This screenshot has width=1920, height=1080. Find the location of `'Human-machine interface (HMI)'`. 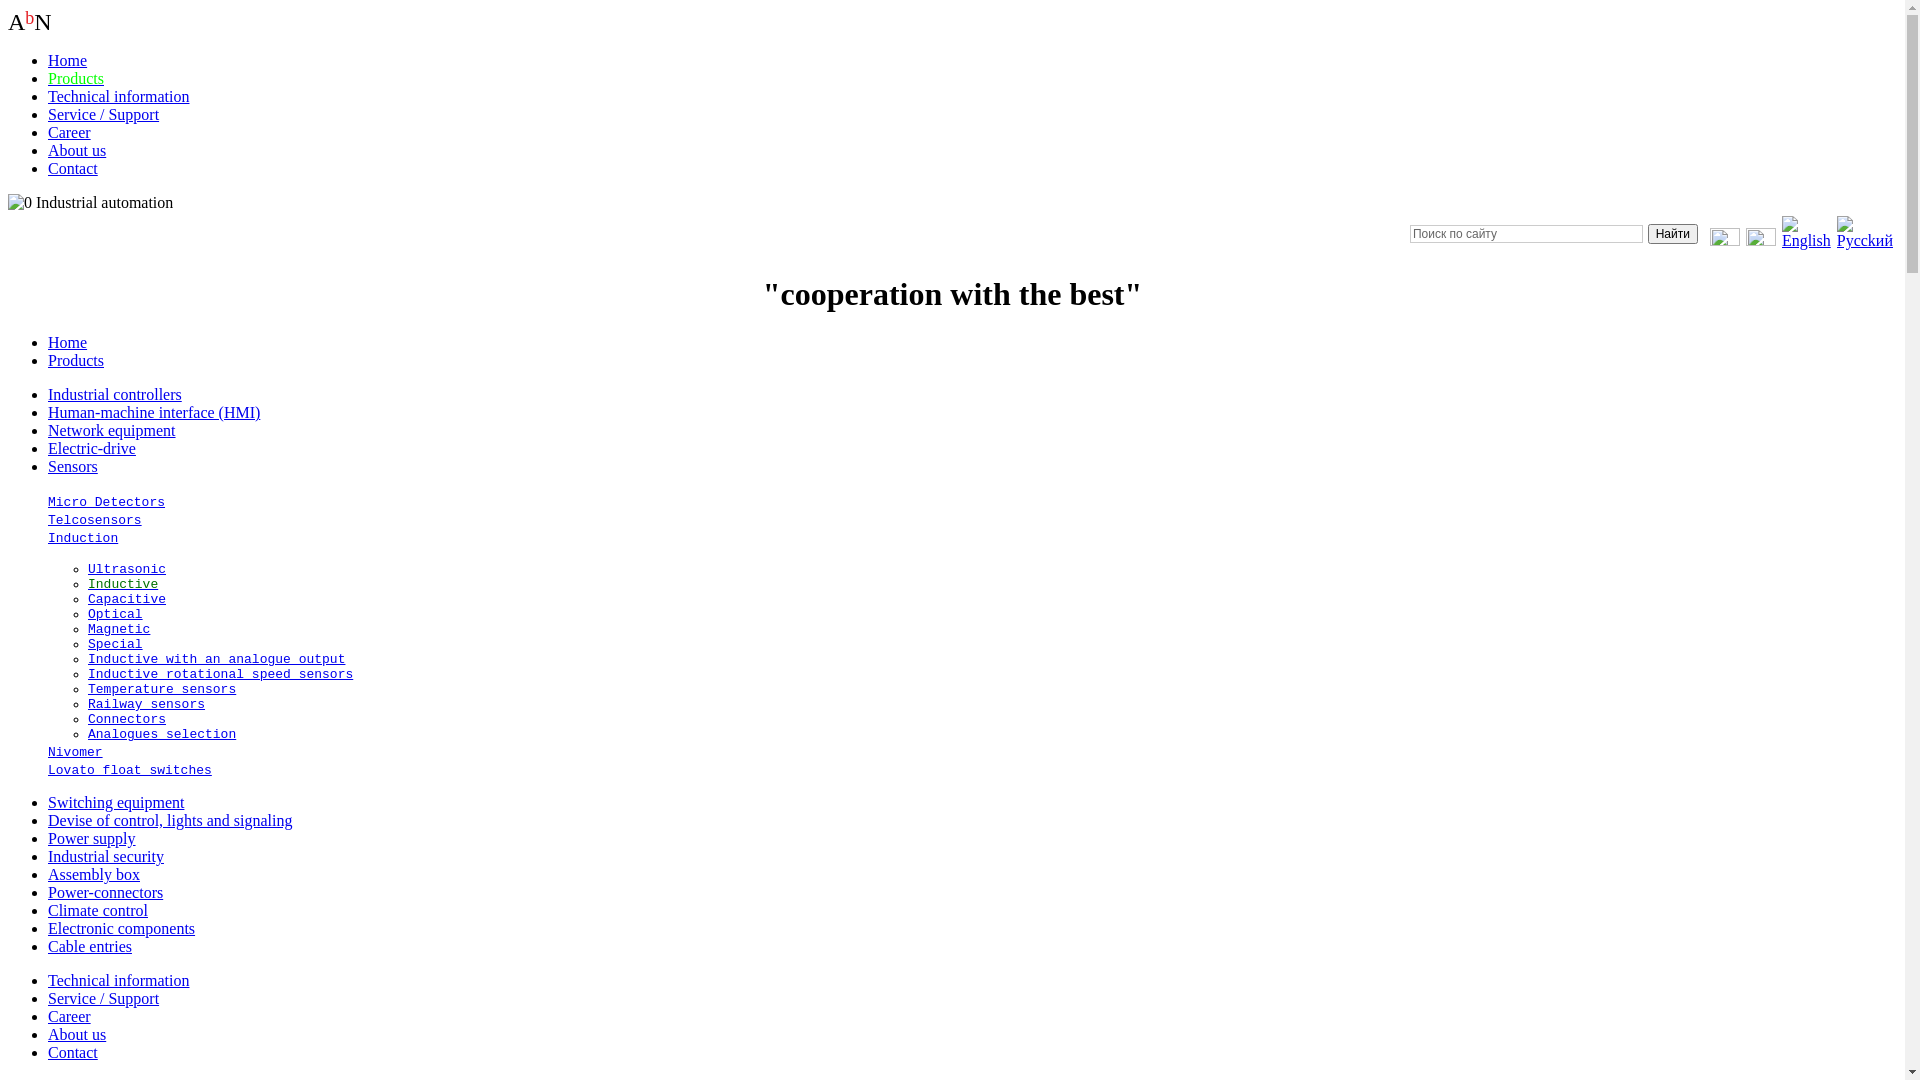

'Human-machine interface (HMI)' is located at coordinates (48, 411).